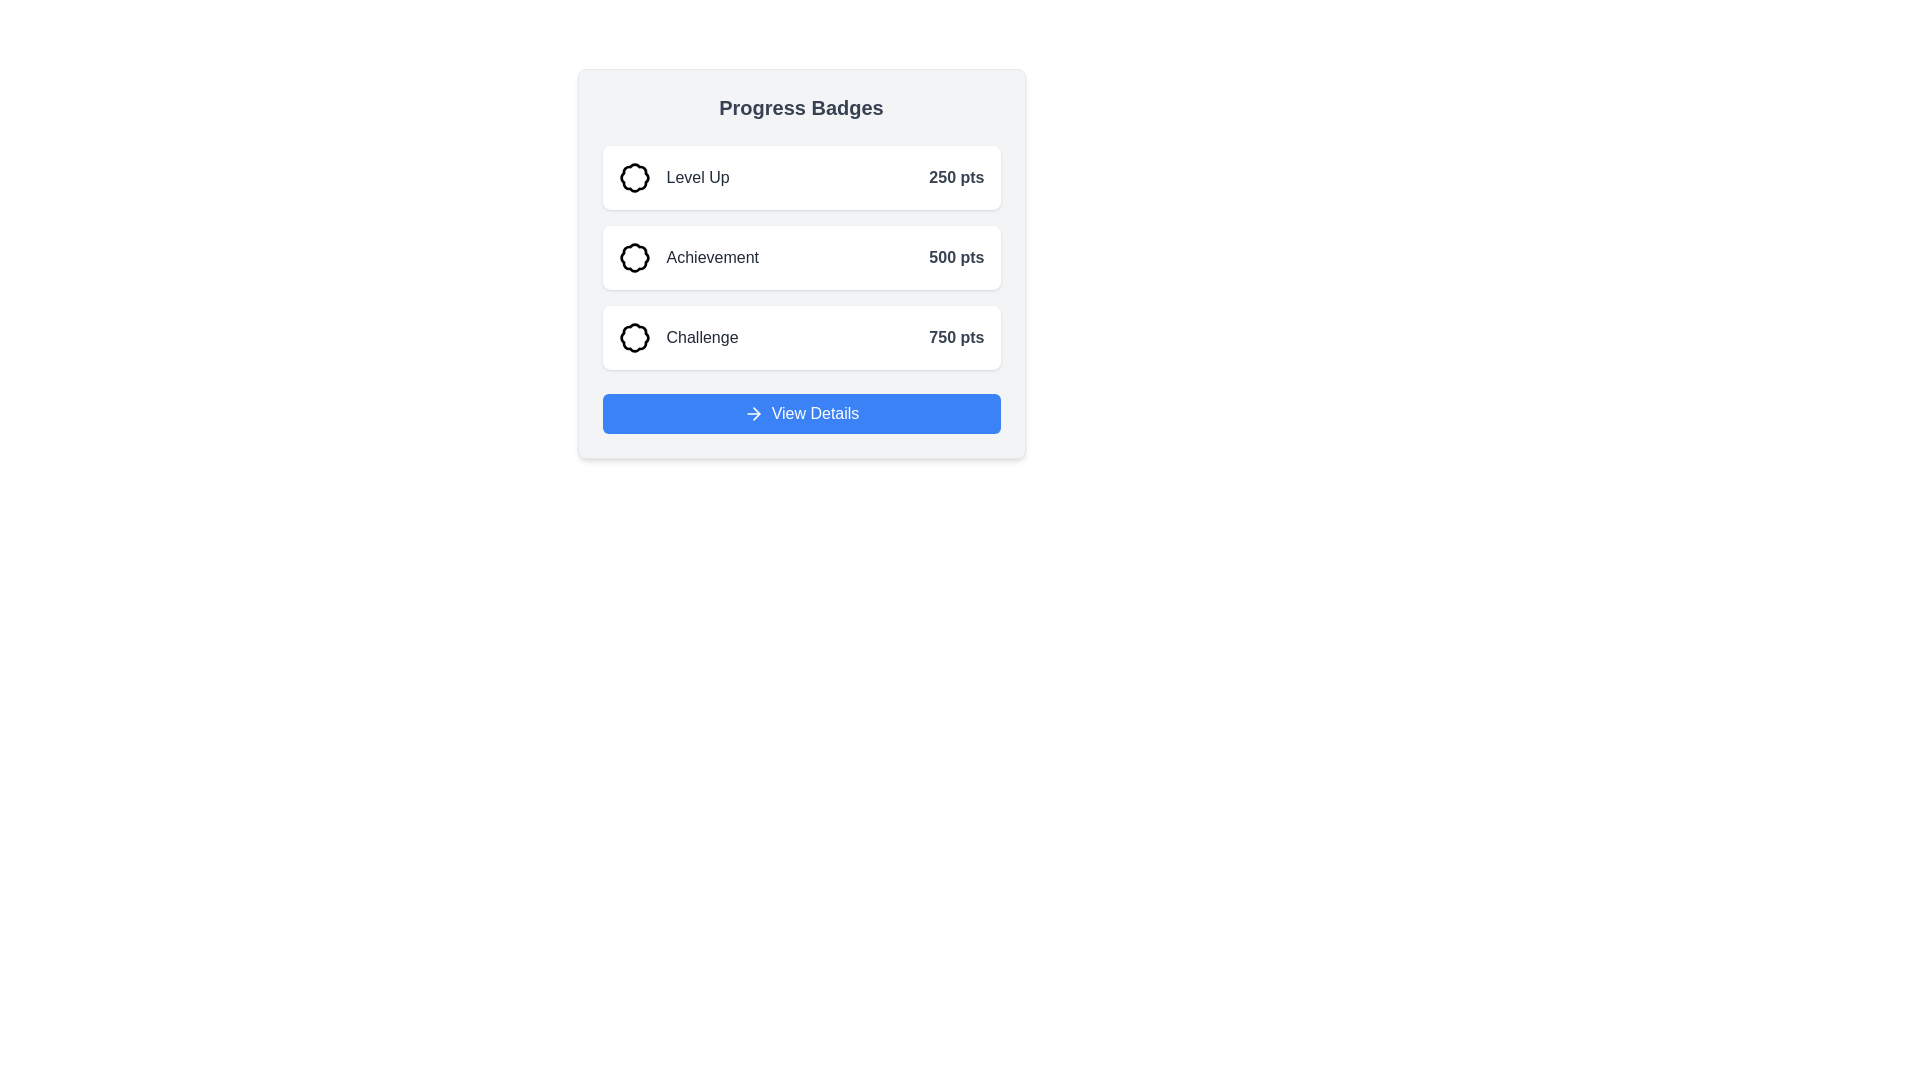 This screenshot has height=1080, width=1920. Describe the element at coordinates (688, 257) in the screenshot. I see `the 'Achievement' label with icon, which features a badge-like graphic with a black outline and green fill, located in the Progress Badges card interface` at that location.